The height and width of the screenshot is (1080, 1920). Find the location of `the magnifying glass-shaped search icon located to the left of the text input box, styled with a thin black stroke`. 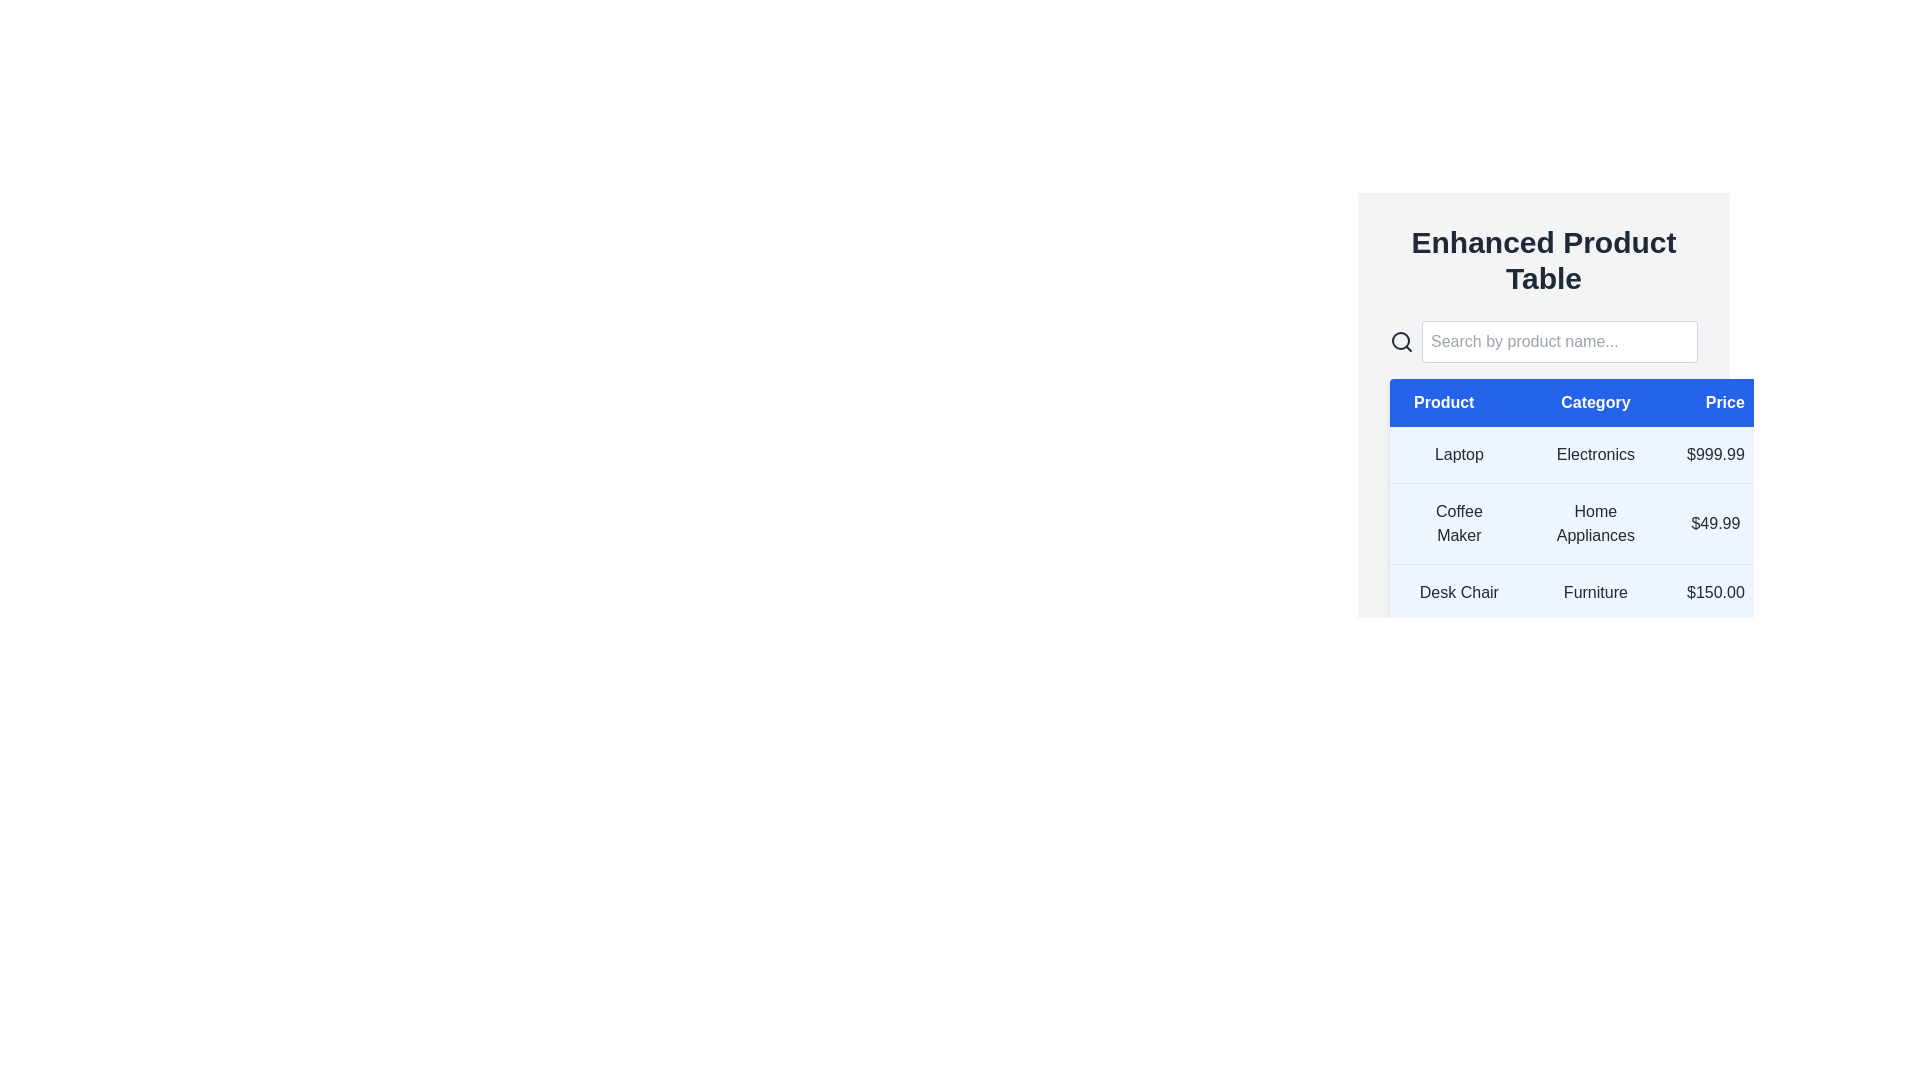

the magnifying glass-shaped search icon located to the left of the text input box, styled with a thin black stroke is located at coordinates (1400, 341).